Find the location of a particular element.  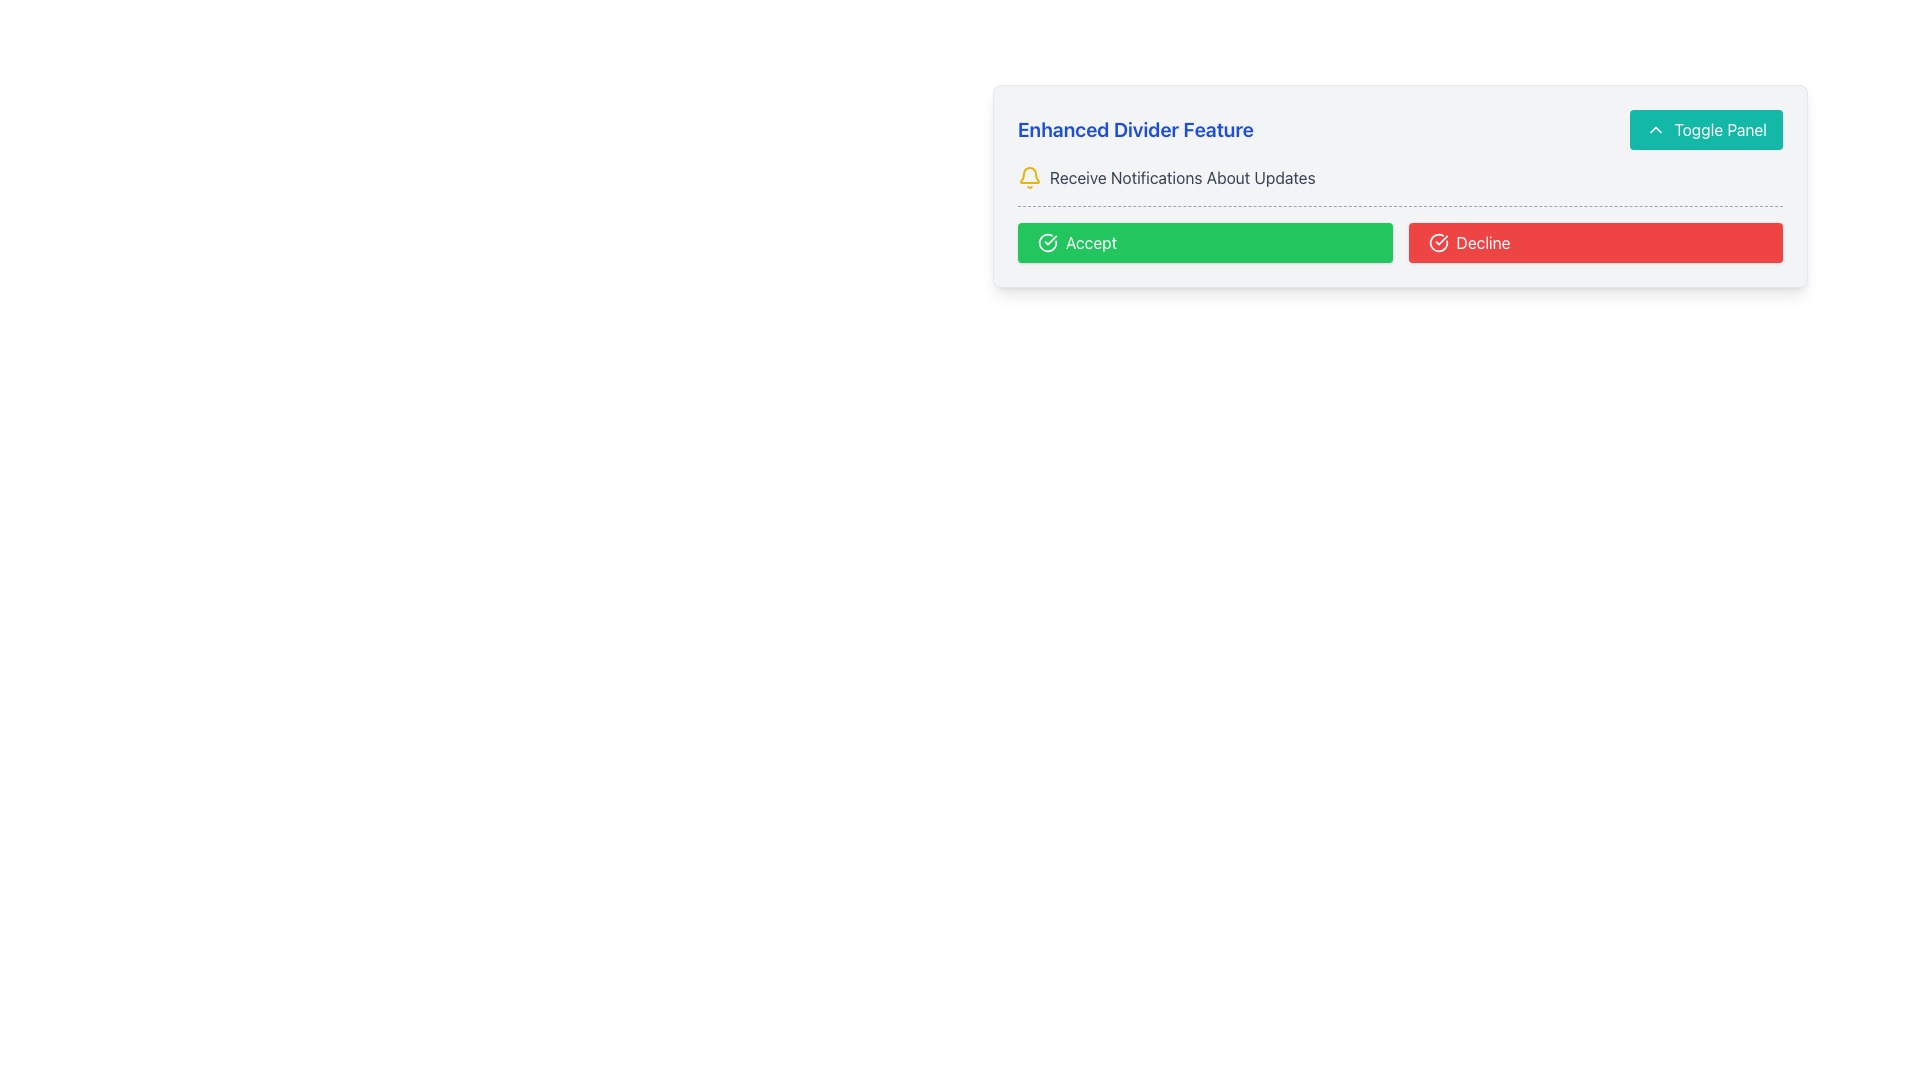

the decline button located to the right of the 'Accept' button to potentially see a tooltip or visual feedback is located at coordinates (1594, 242).